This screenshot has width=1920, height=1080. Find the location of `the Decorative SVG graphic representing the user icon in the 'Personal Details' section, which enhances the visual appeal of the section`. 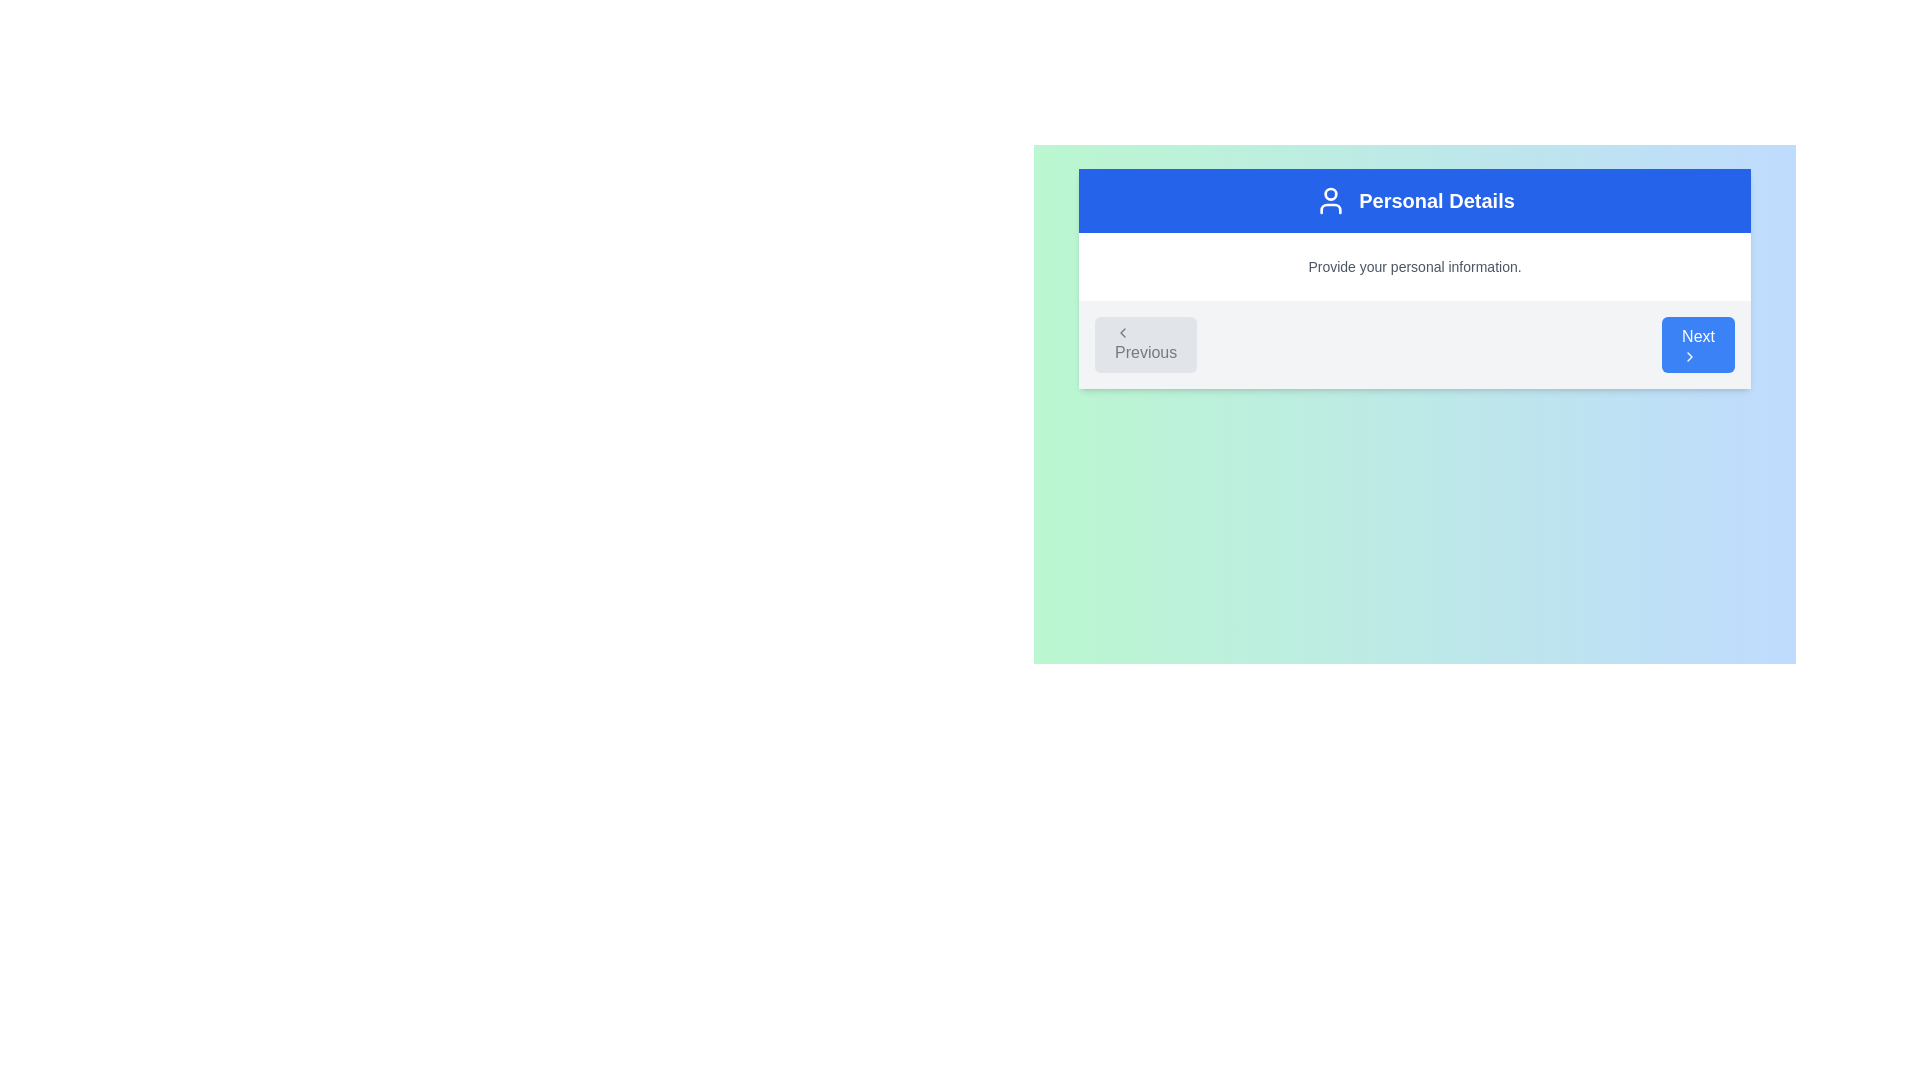

the Decorative SVG graphic representing the user icon in the 'Personal Details' section, which enhances the visual appeal of the section is located at coordinates (1331, 194).